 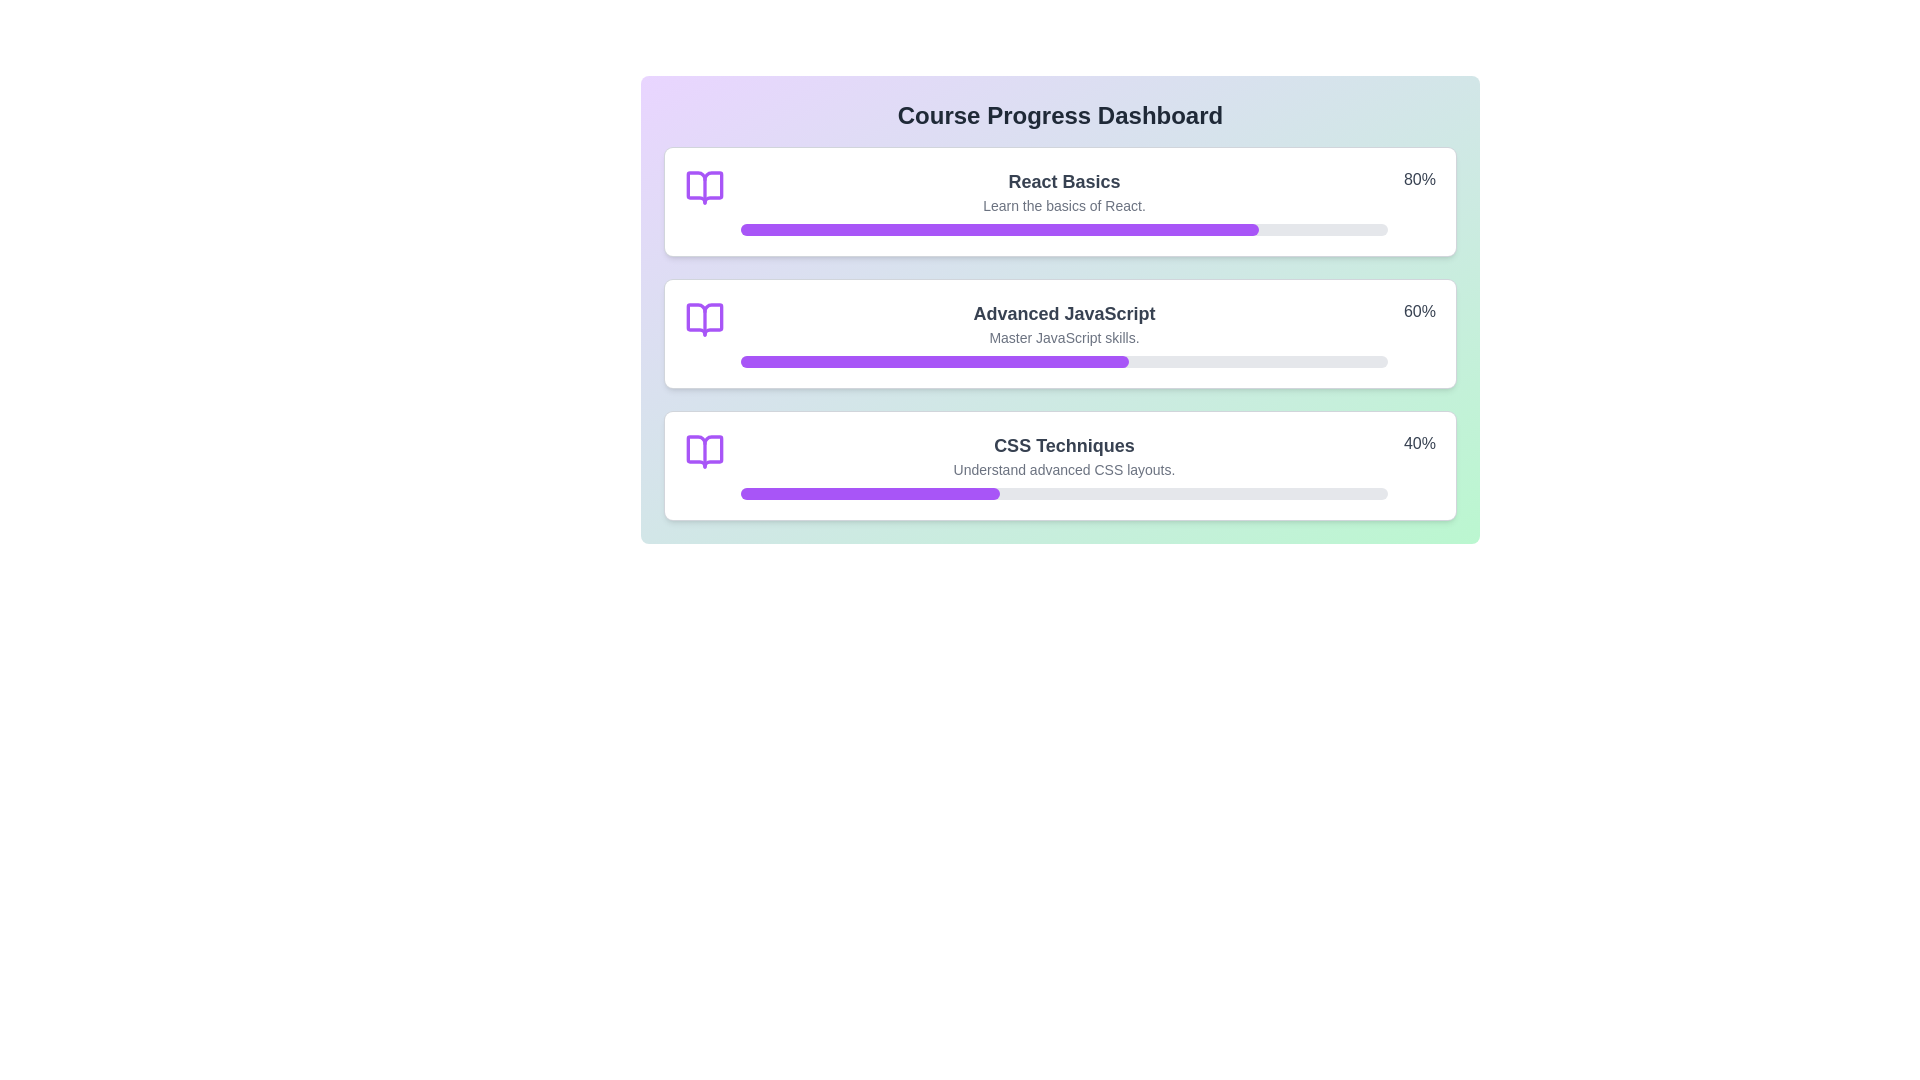 I want to click on the text label displaying '60%' in the second card labeled 'Advanced JavaScript', positioned towards the top-right corner of the card, so click(x=1419, y=312).